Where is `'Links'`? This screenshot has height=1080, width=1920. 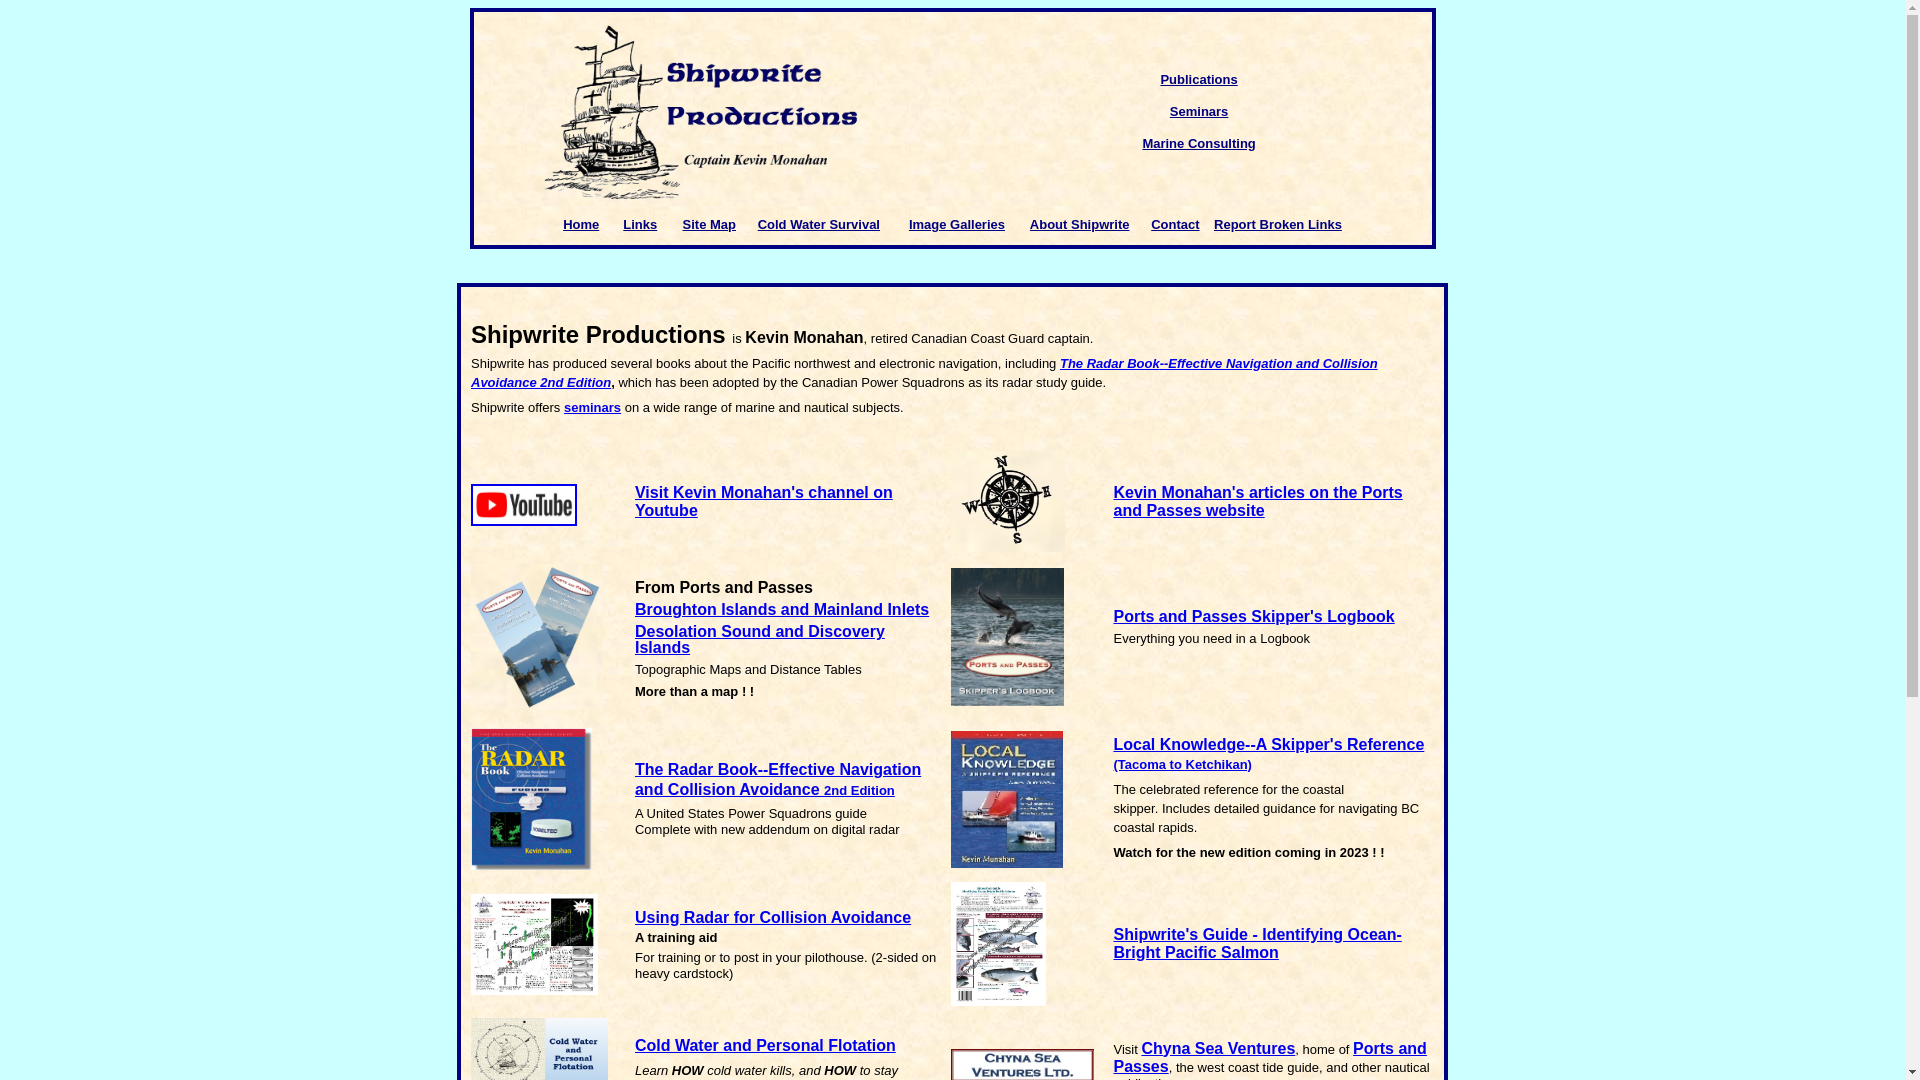
'Links' is located at coordinates (638, 224).